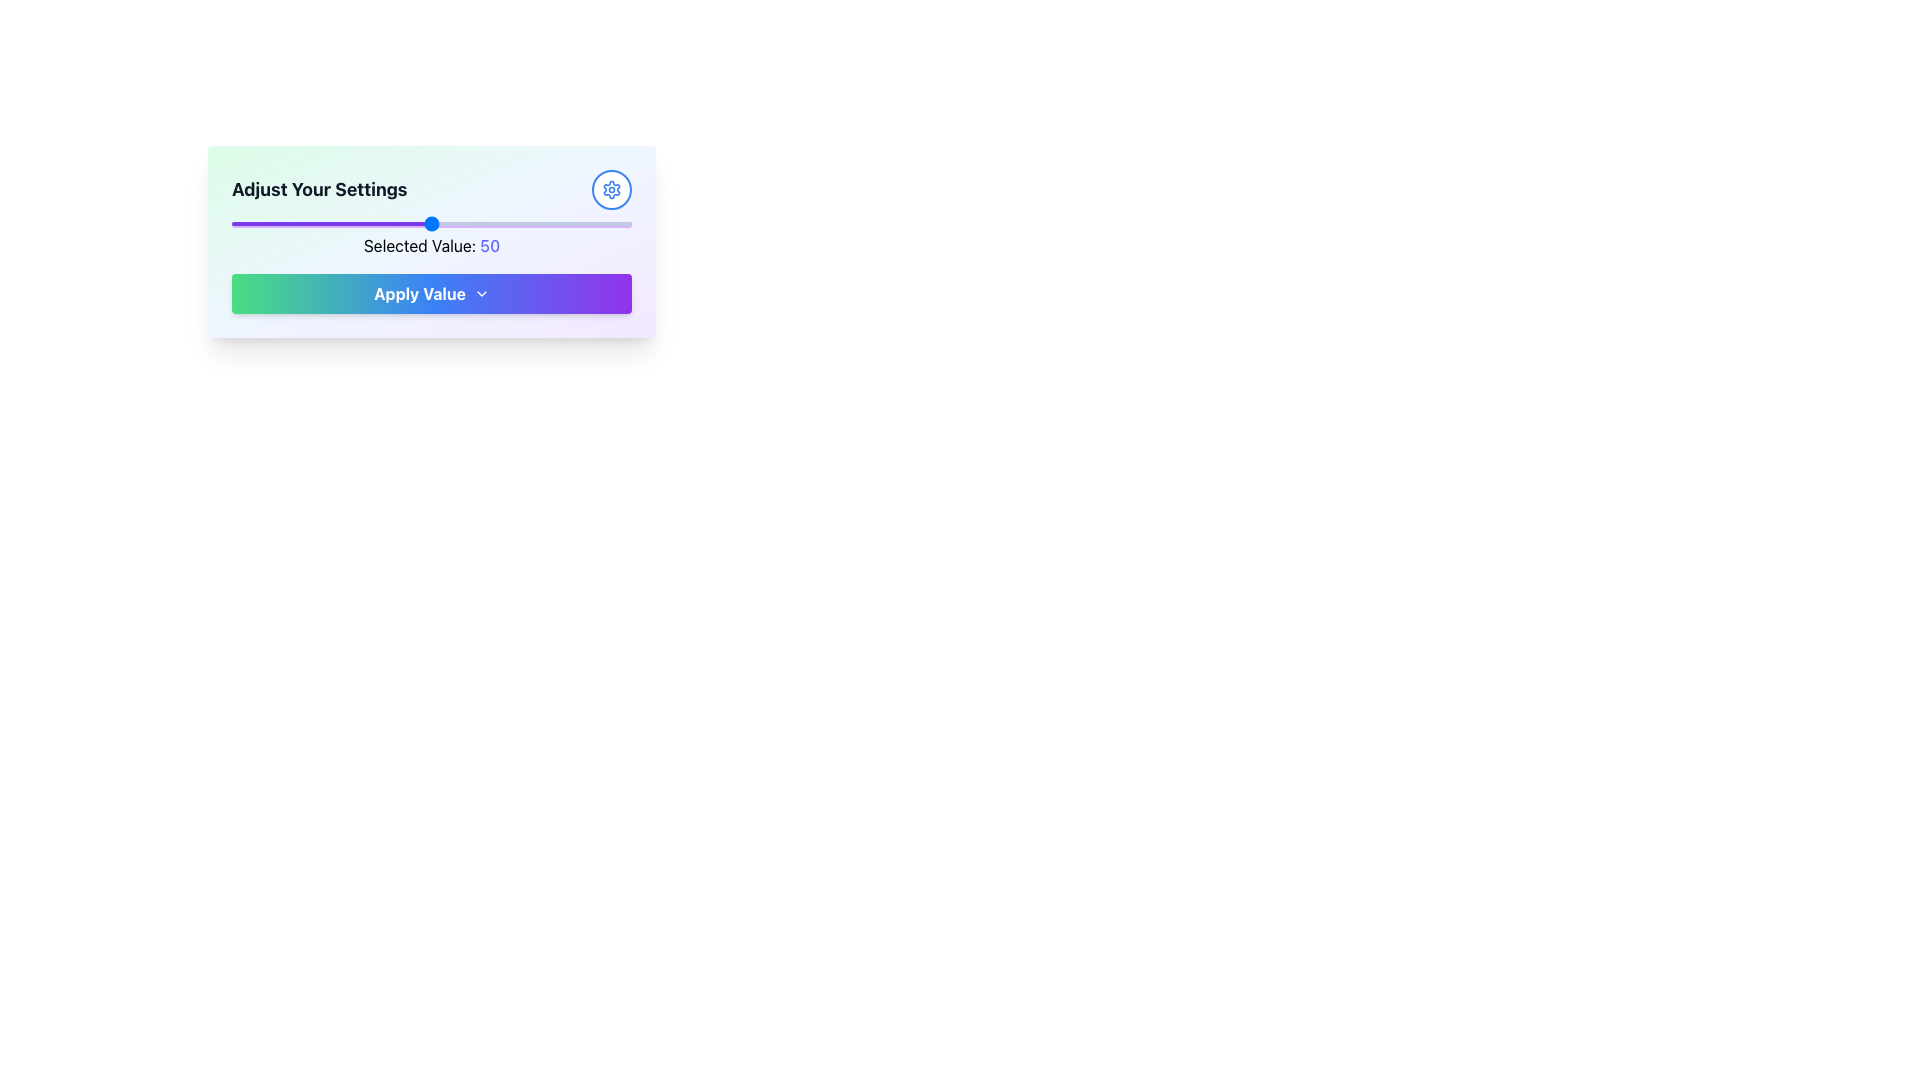  What do you see at coordinates (532, 223) in the screenshot?
I see `the slider` at bounding box center [532, 223].